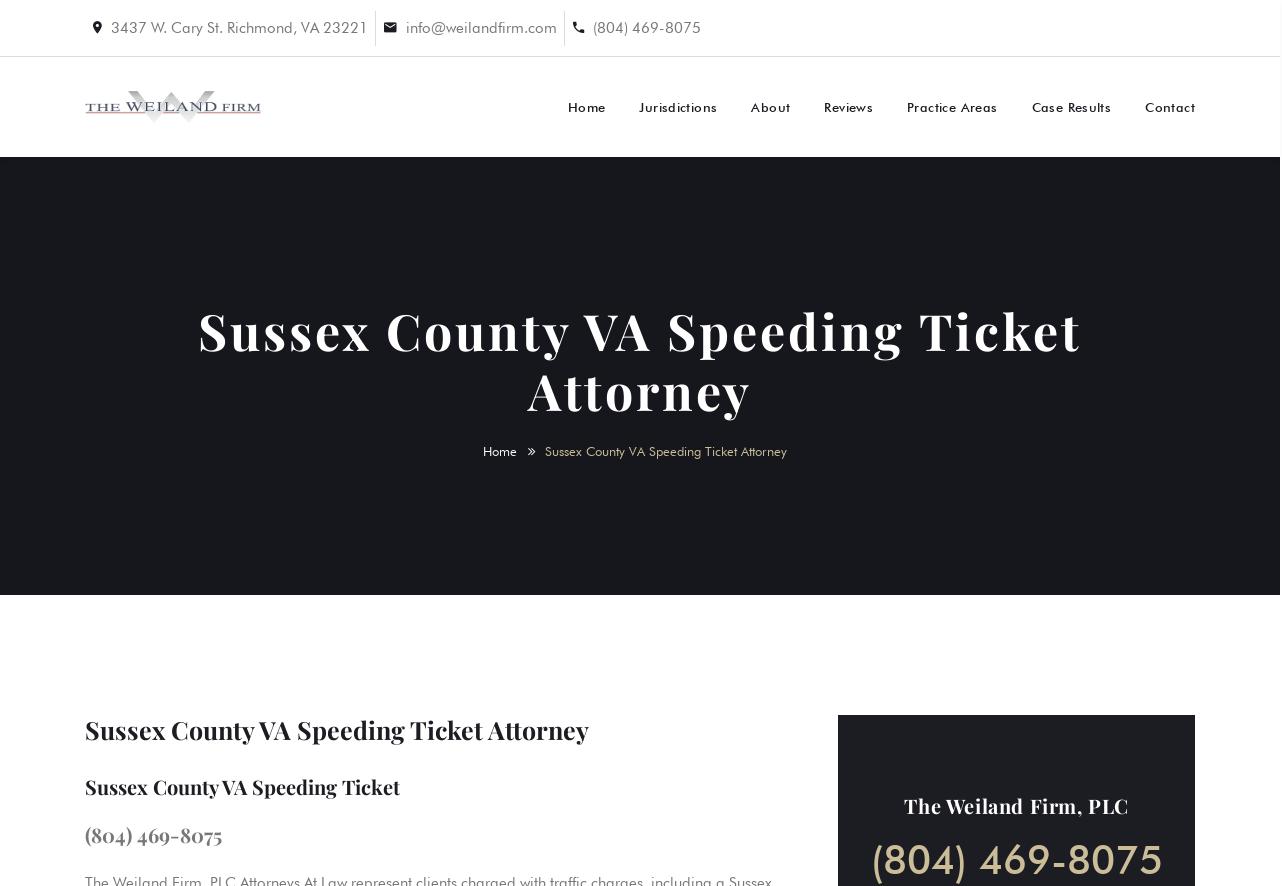 This screenshot has height=886, width=1282. I want to click on 'DUI/DWI', so click(977, 216).